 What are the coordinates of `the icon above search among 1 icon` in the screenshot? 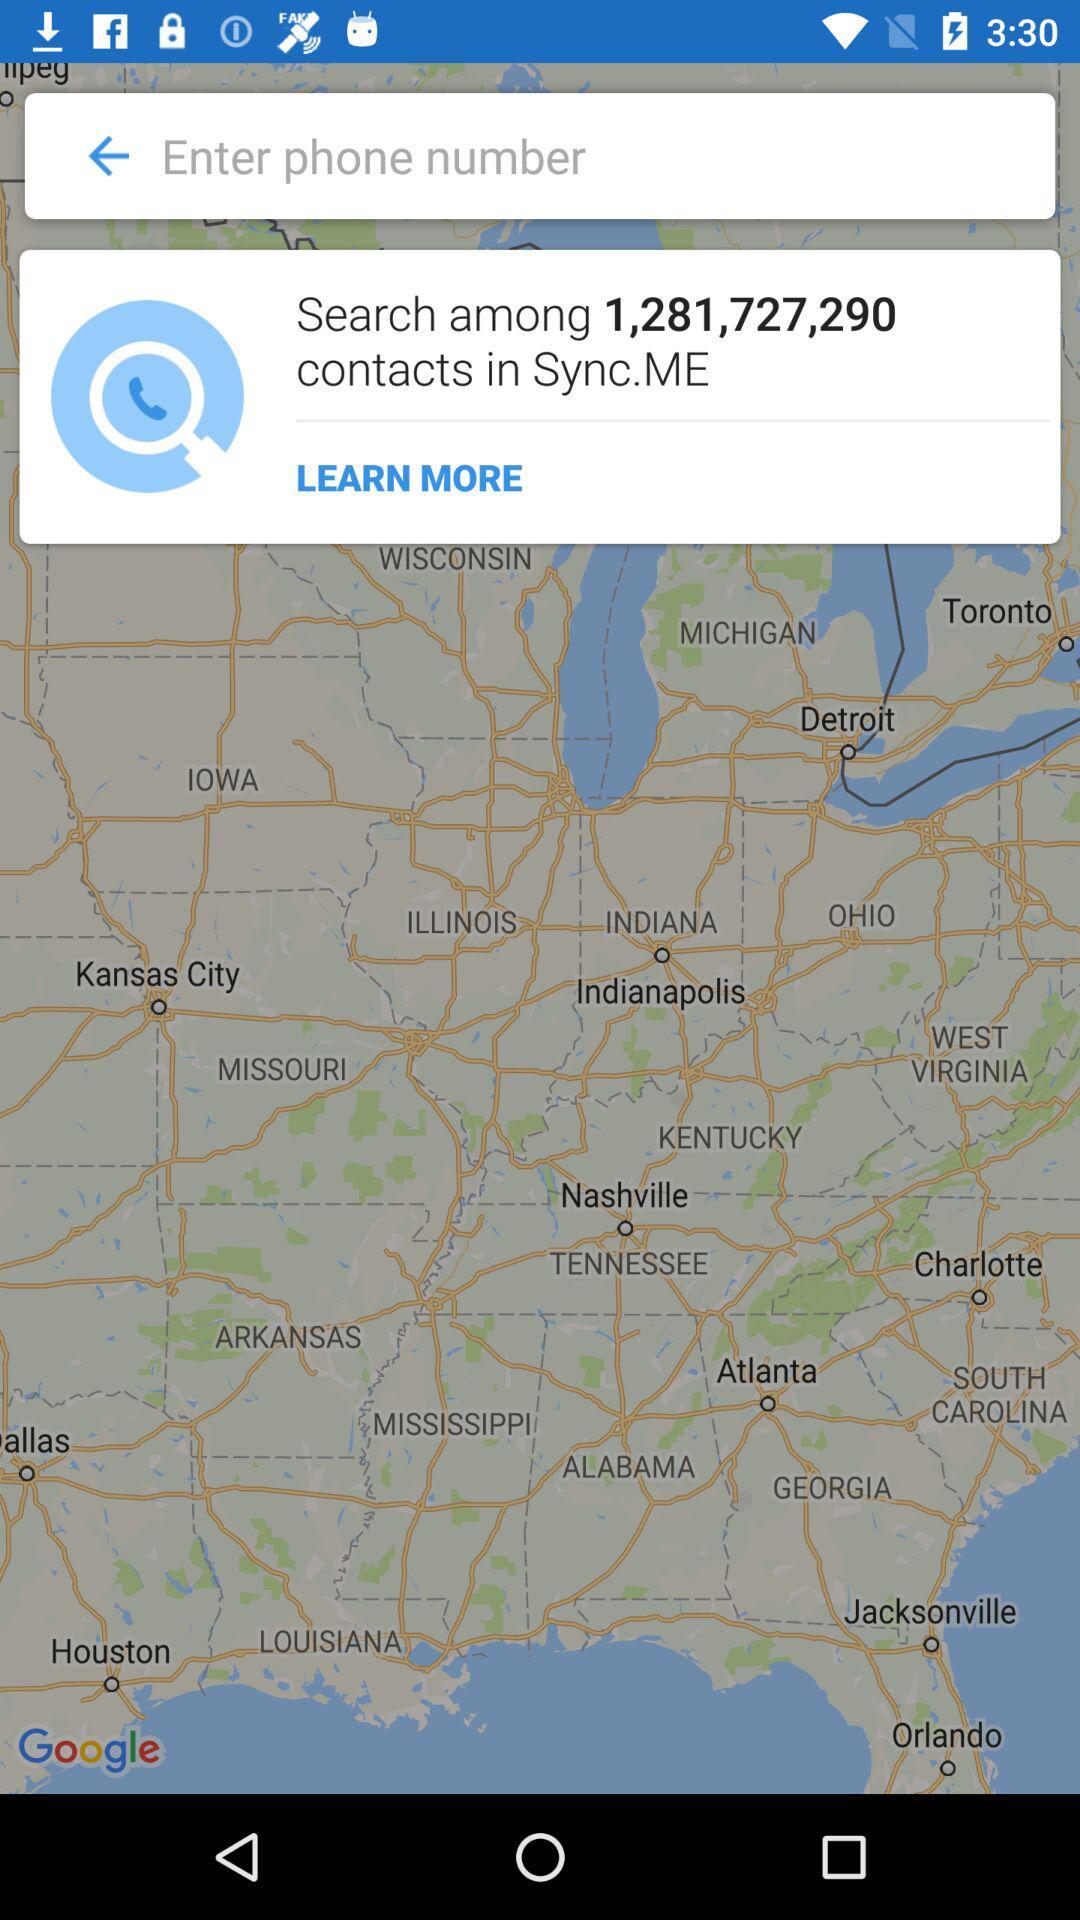 It's located at (550, 154).